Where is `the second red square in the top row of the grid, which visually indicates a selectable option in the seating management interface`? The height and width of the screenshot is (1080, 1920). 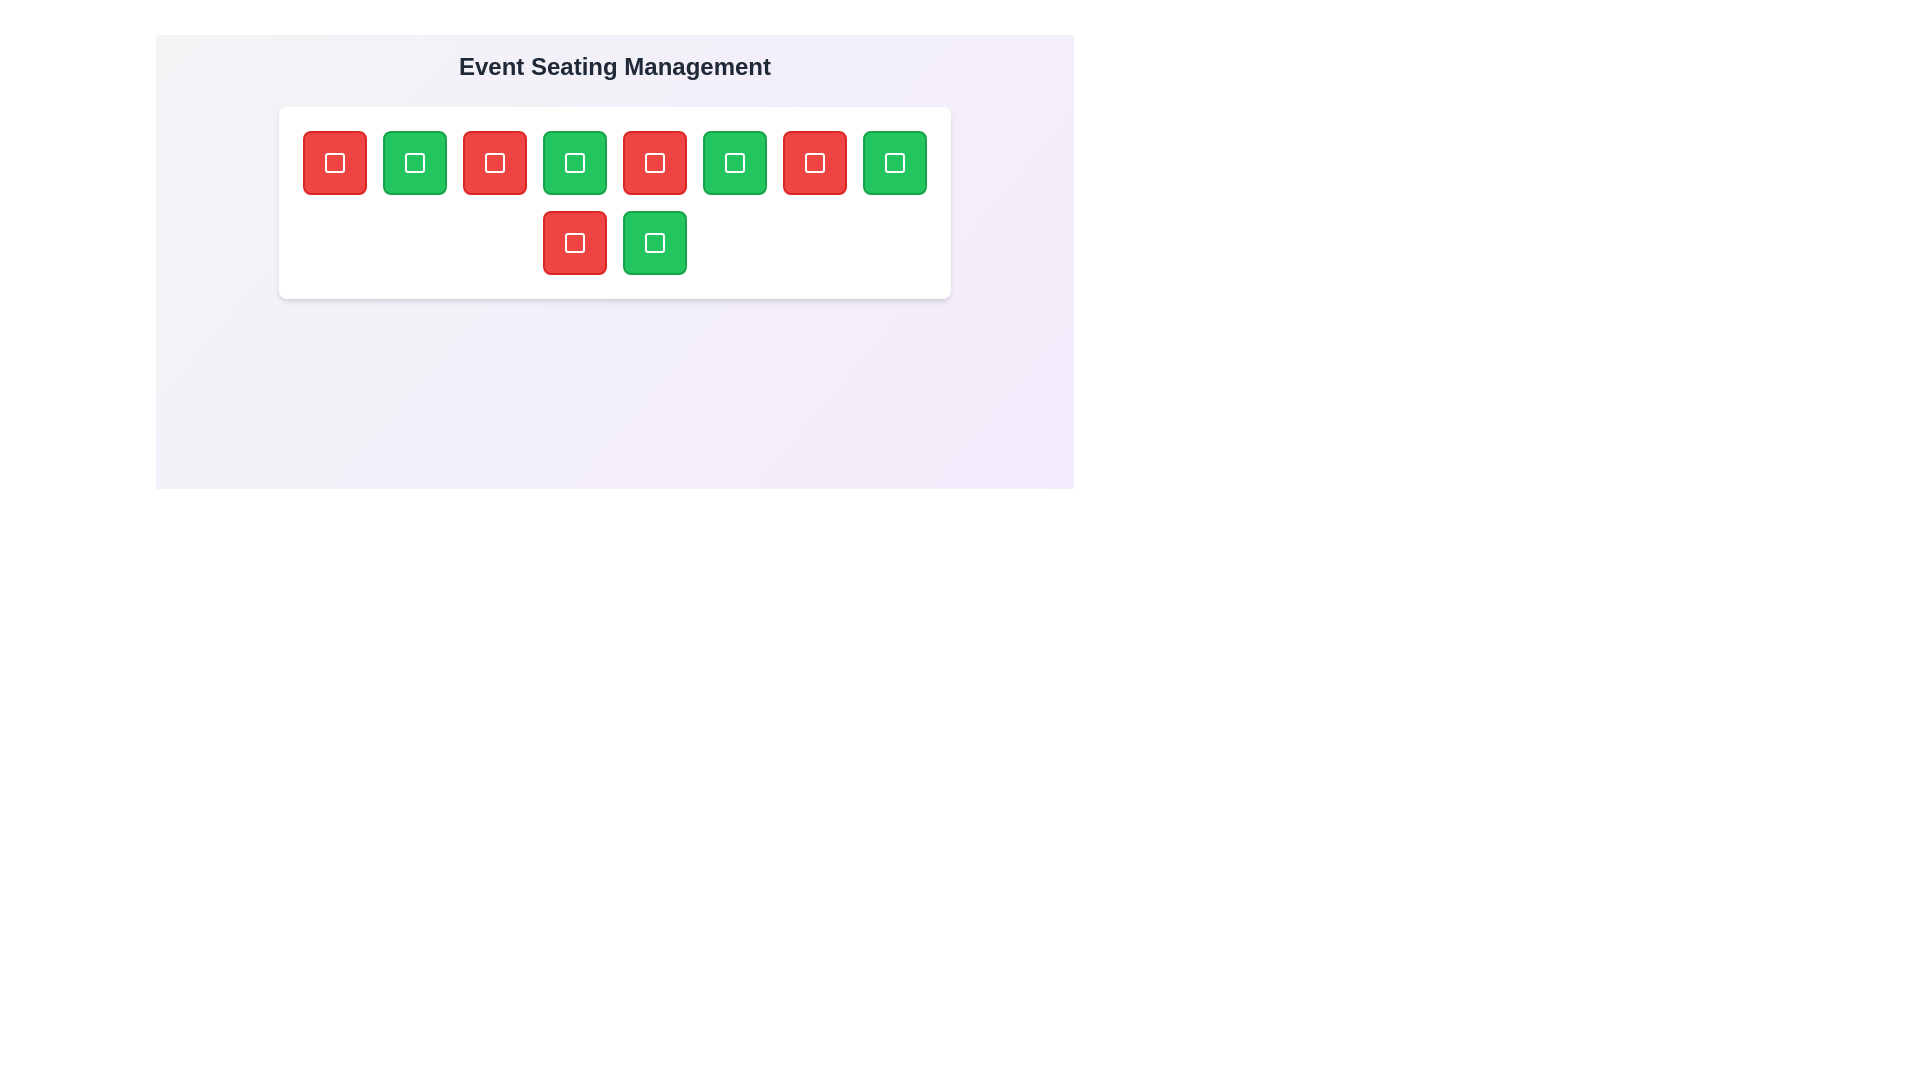 the second red square in the top row of the grid, which visually indicates a selectable option in the seating management interface is located at coordinates (494, 161).